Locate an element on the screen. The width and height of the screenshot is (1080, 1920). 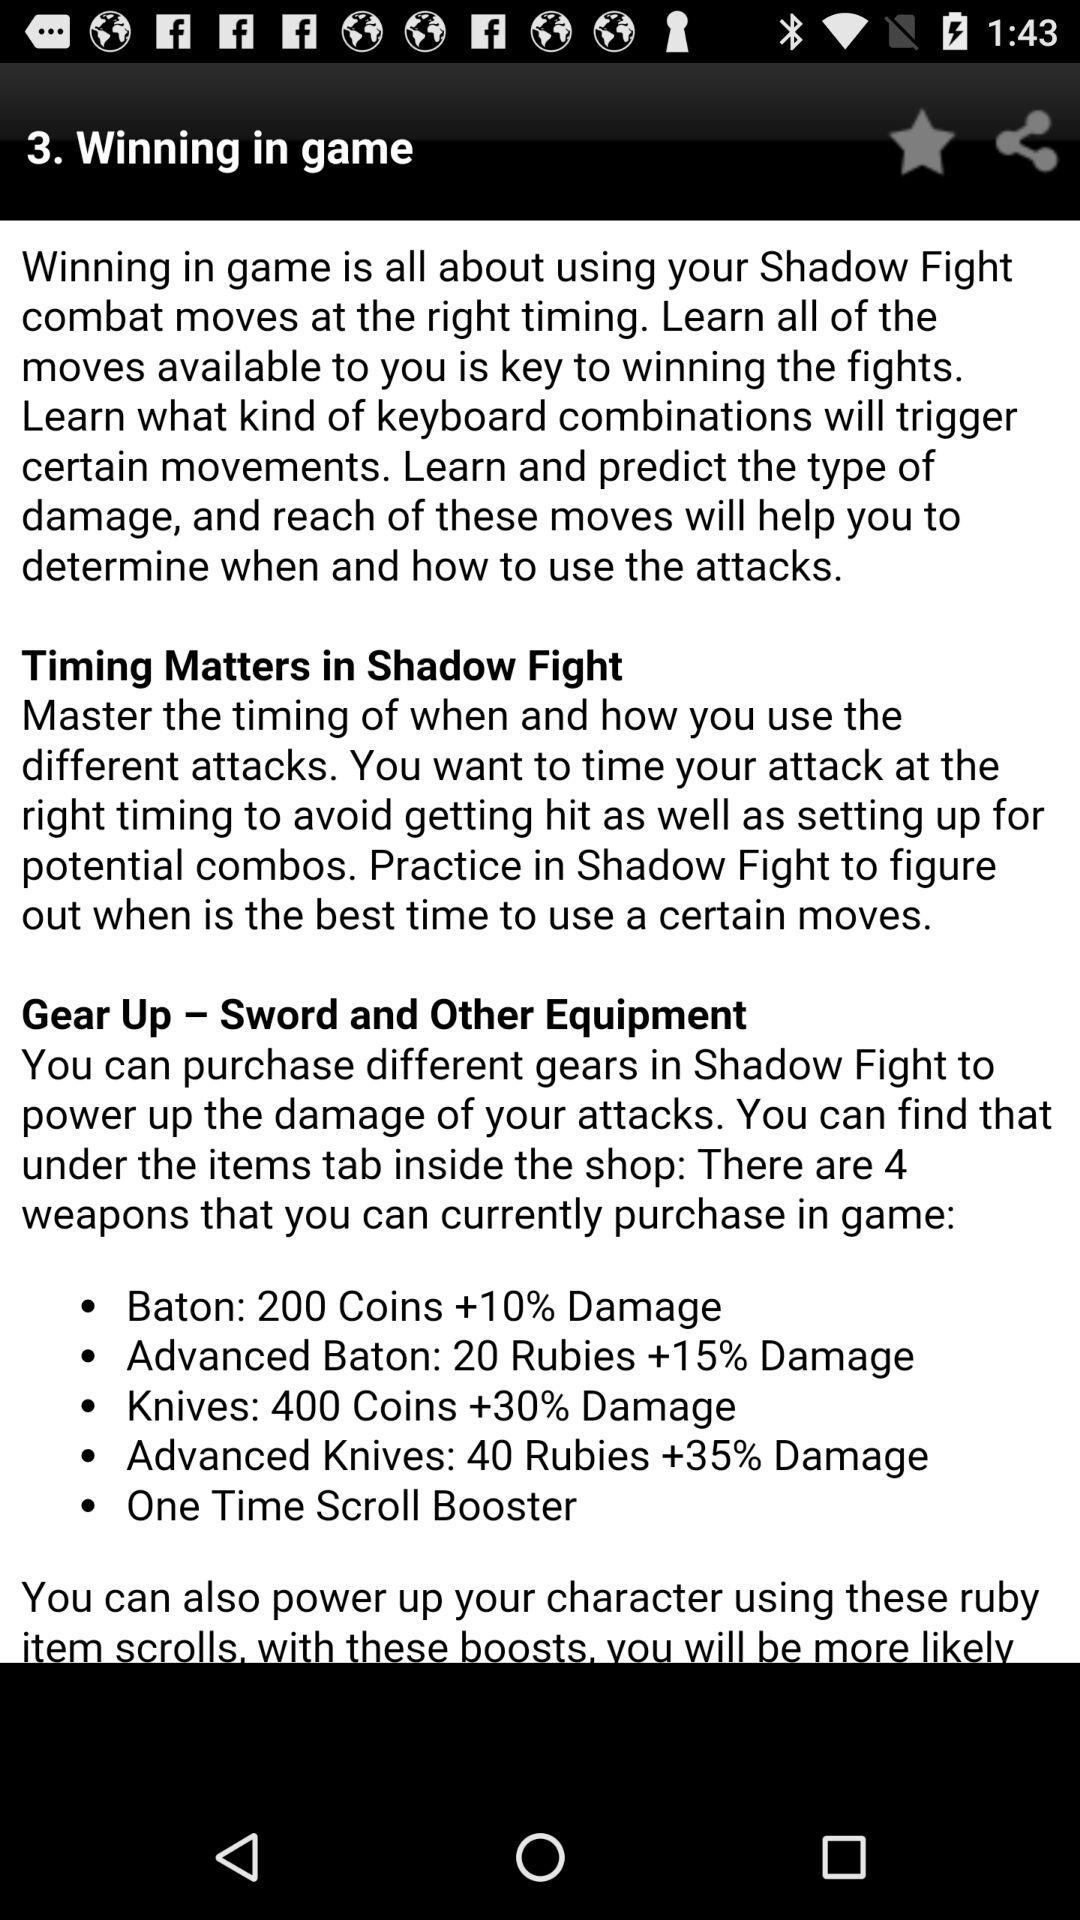
the star icon is located at coordinates (922, 150).